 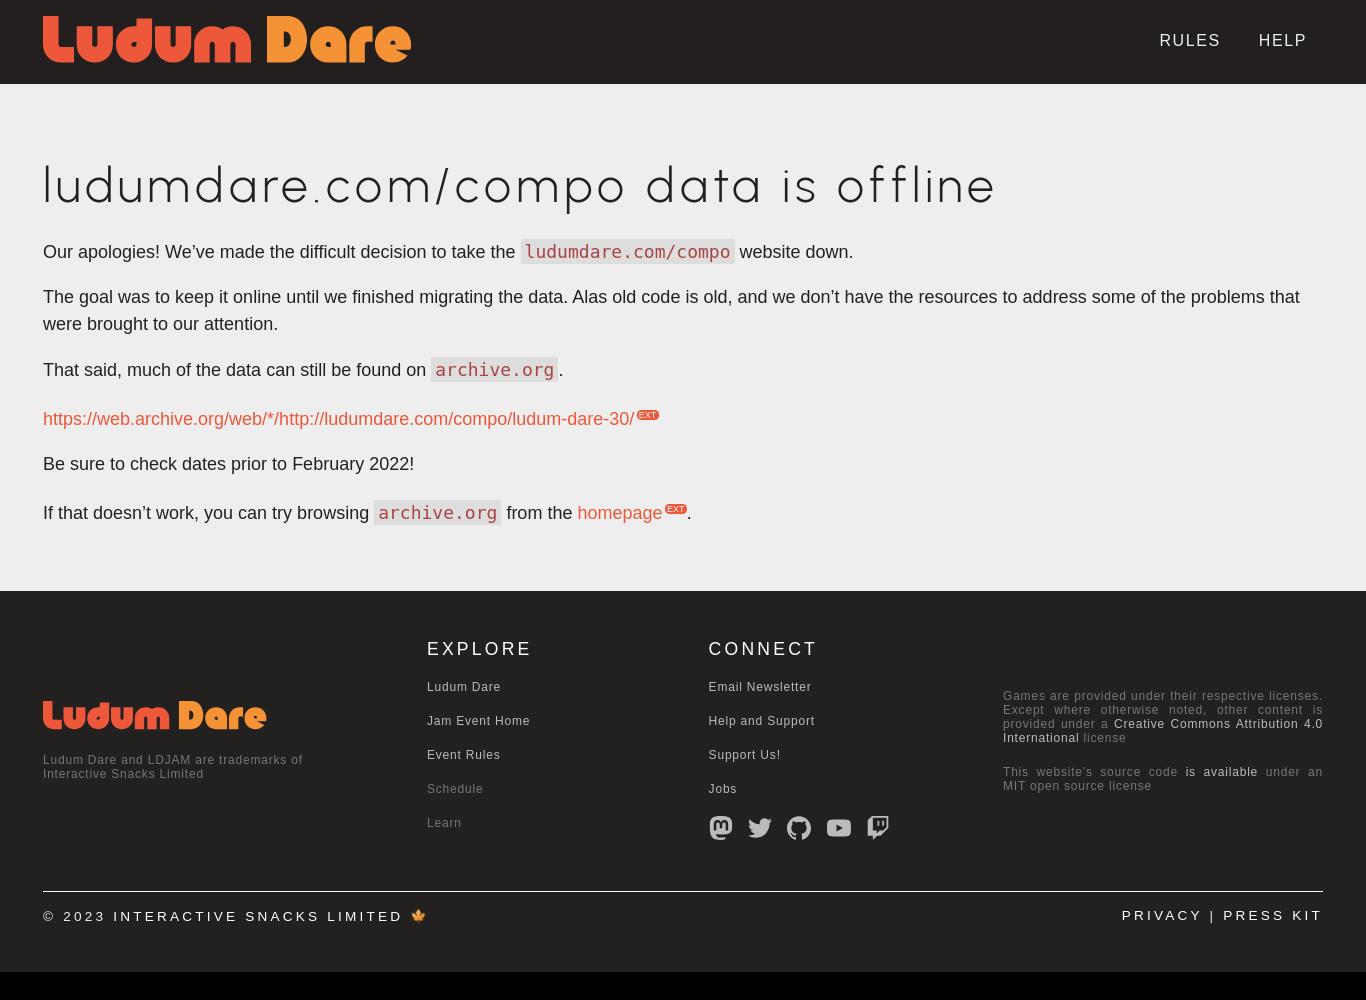 What do you see at coordinates (442, 822) in the screenshot?
I see `'Learn'` at bounding box center [442, 822].